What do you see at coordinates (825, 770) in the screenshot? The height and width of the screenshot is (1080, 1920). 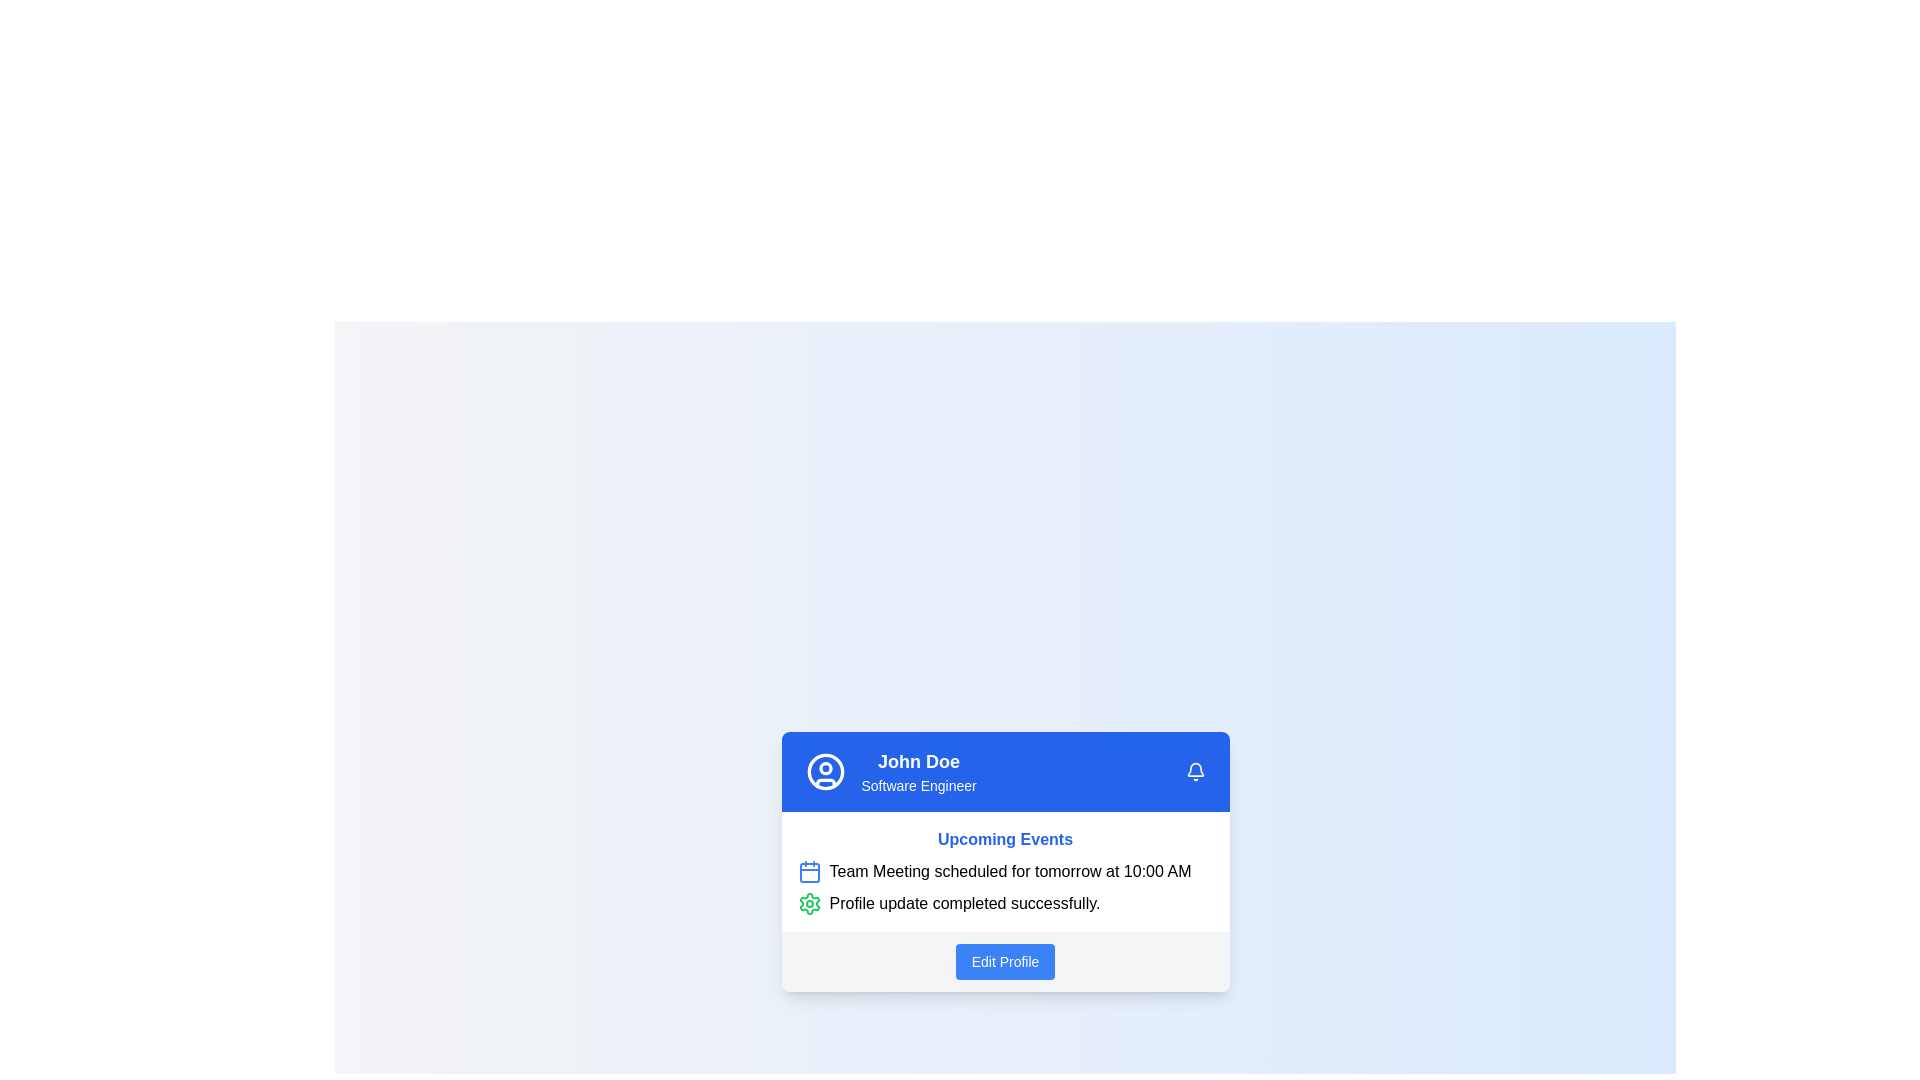 I see `the circular graphical element within the SVG that represents the outer boundary of the user profile picture, located on the top-left of the blue header card` at bounding box center [825, 770].